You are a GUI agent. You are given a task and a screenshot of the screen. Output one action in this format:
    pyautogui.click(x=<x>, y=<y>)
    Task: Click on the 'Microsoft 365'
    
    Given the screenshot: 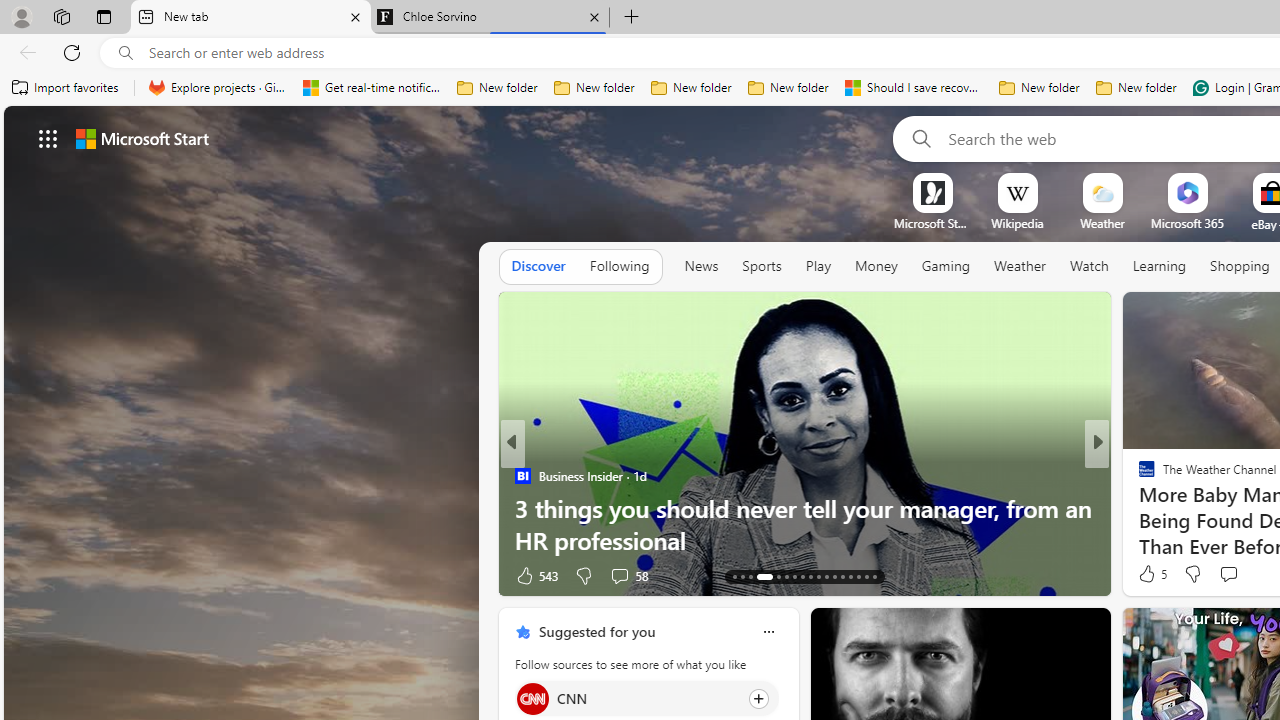 What is the action you would take?
    pyautogui.click(x=1187, y=223)
    